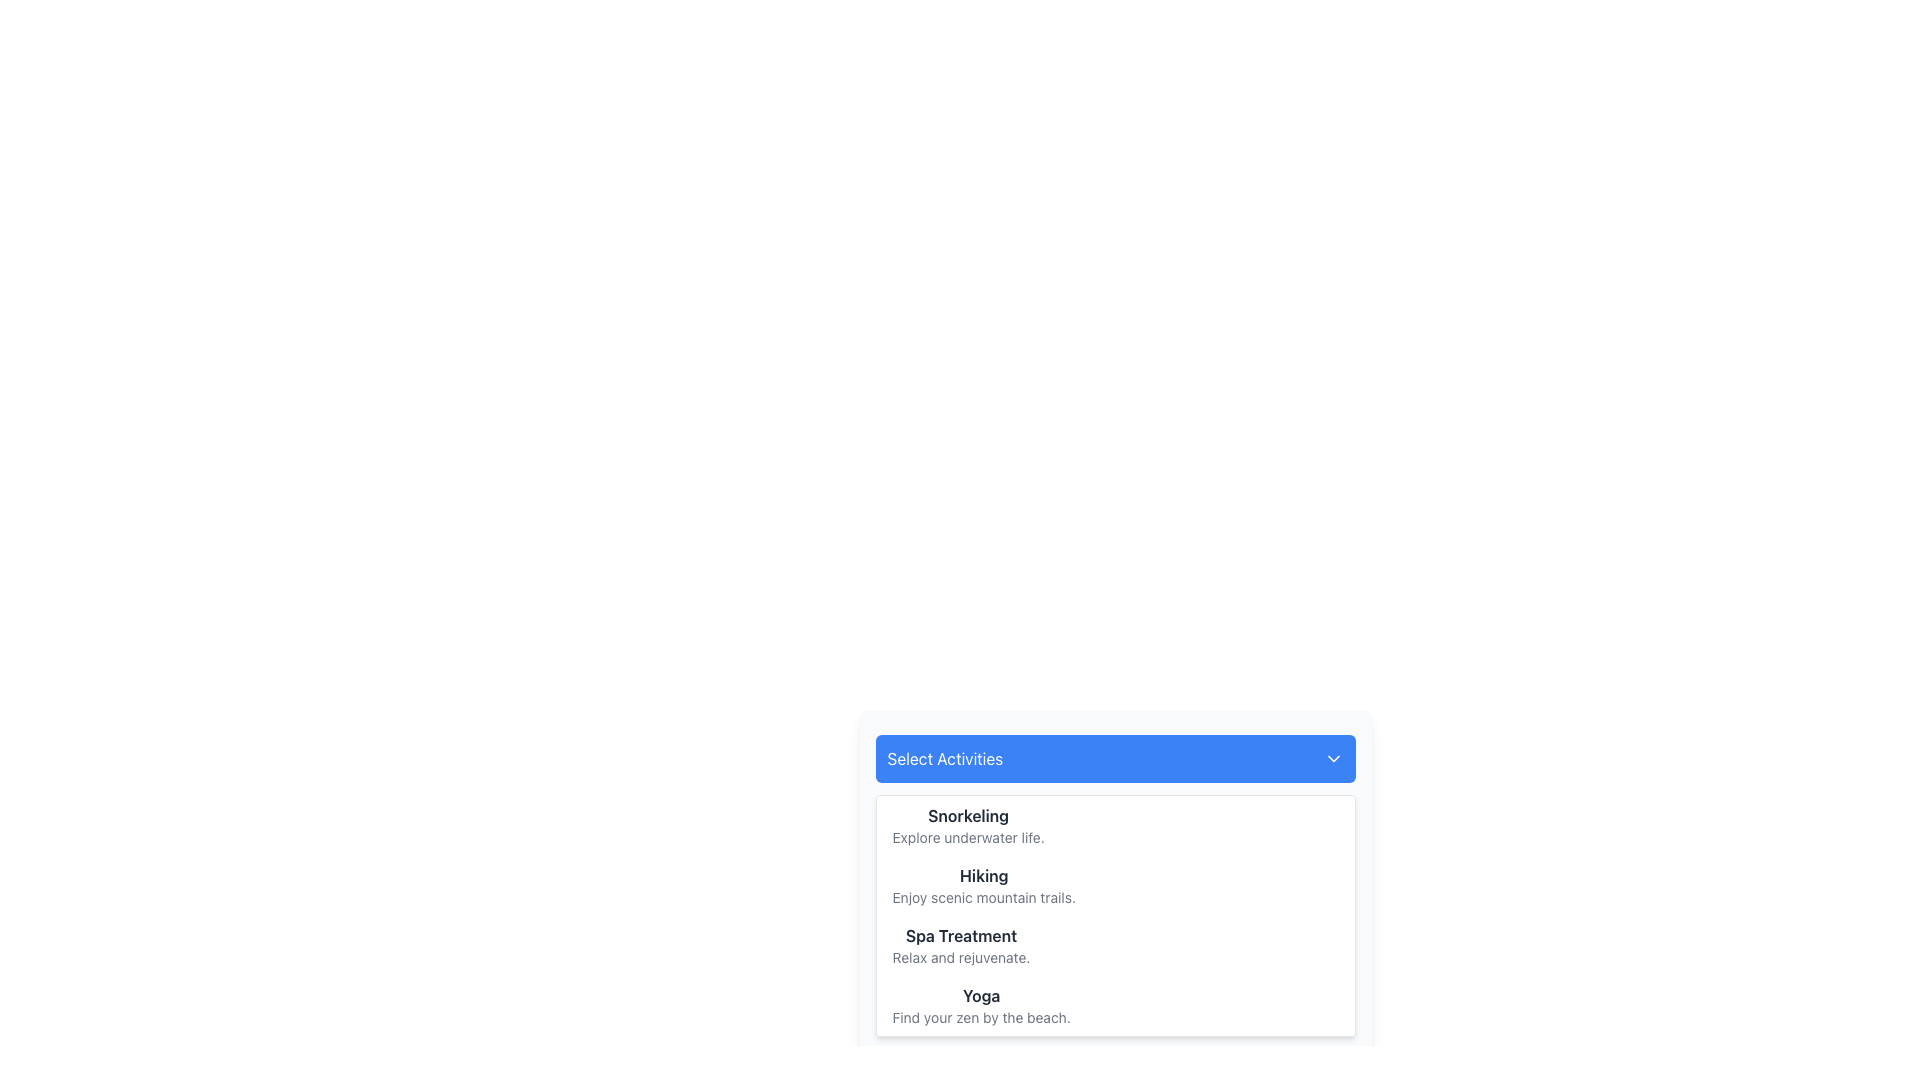 Image resolution: width=1920 pixels, height=1080 pixels. What do you see at coordinates (984, 885) in the screenshot?
I see `the 'Hiking' option in the dropdown menu 'Select Activities'` at bounding box center [984, 885].